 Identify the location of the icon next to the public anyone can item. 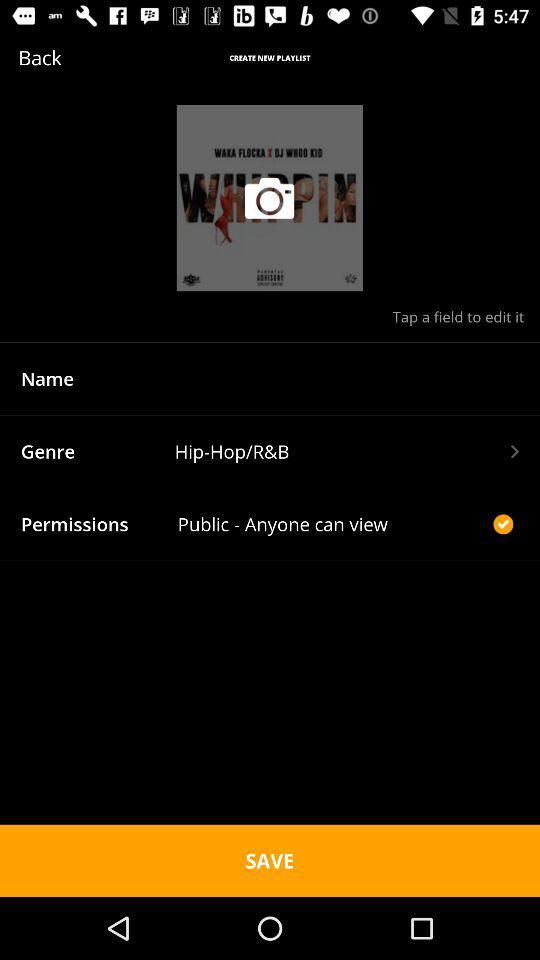
(502, 523).